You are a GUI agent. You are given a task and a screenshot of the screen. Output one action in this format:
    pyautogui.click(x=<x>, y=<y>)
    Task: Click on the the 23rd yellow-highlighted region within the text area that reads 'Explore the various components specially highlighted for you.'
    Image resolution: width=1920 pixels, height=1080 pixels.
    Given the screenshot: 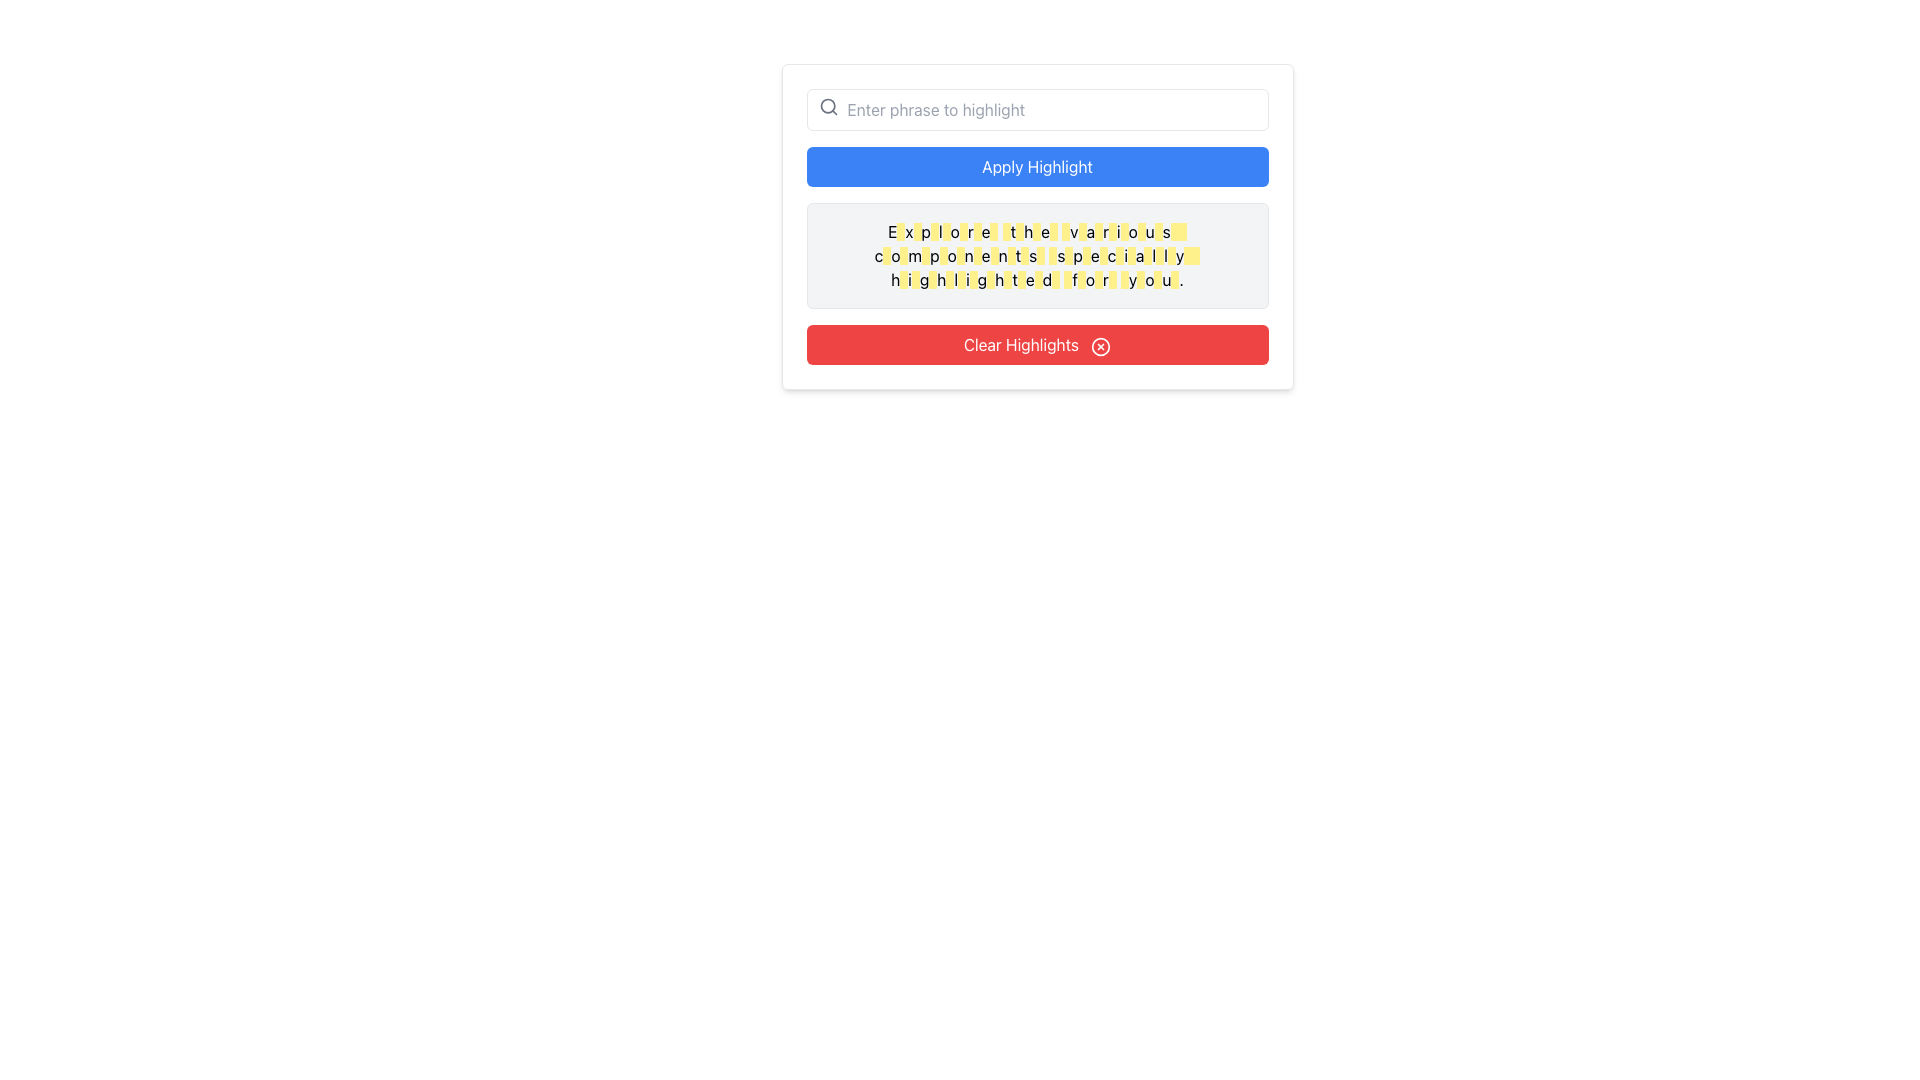 What is the action you would take?
    pyautogui.click(x=925, y=254)
    